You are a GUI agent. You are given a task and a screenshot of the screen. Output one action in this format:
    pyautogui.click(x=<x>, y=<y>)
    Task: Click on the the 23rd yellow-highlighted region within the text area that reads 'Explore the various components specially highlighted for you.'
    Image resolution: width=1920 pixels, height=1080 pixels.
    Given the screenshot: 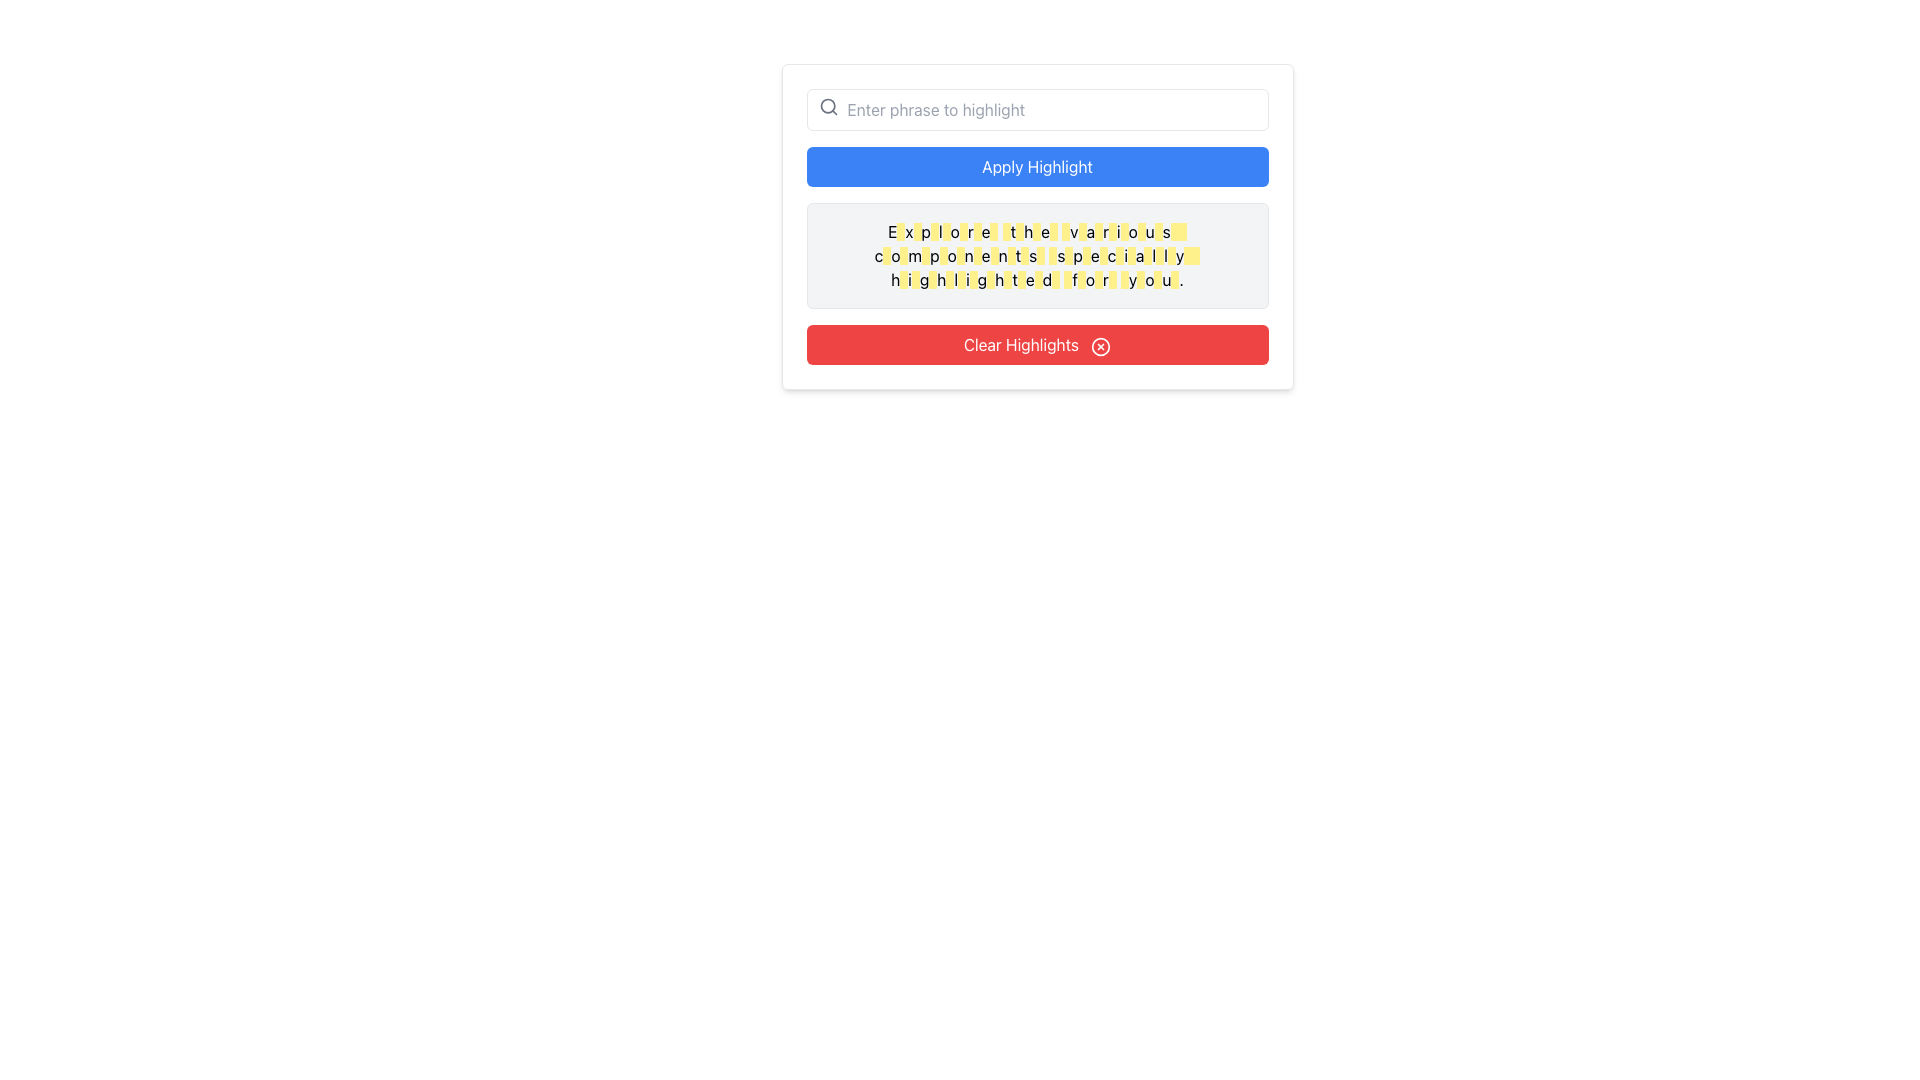 What is the action you would take?
    pyautogui.click(x=925, y=254)
    